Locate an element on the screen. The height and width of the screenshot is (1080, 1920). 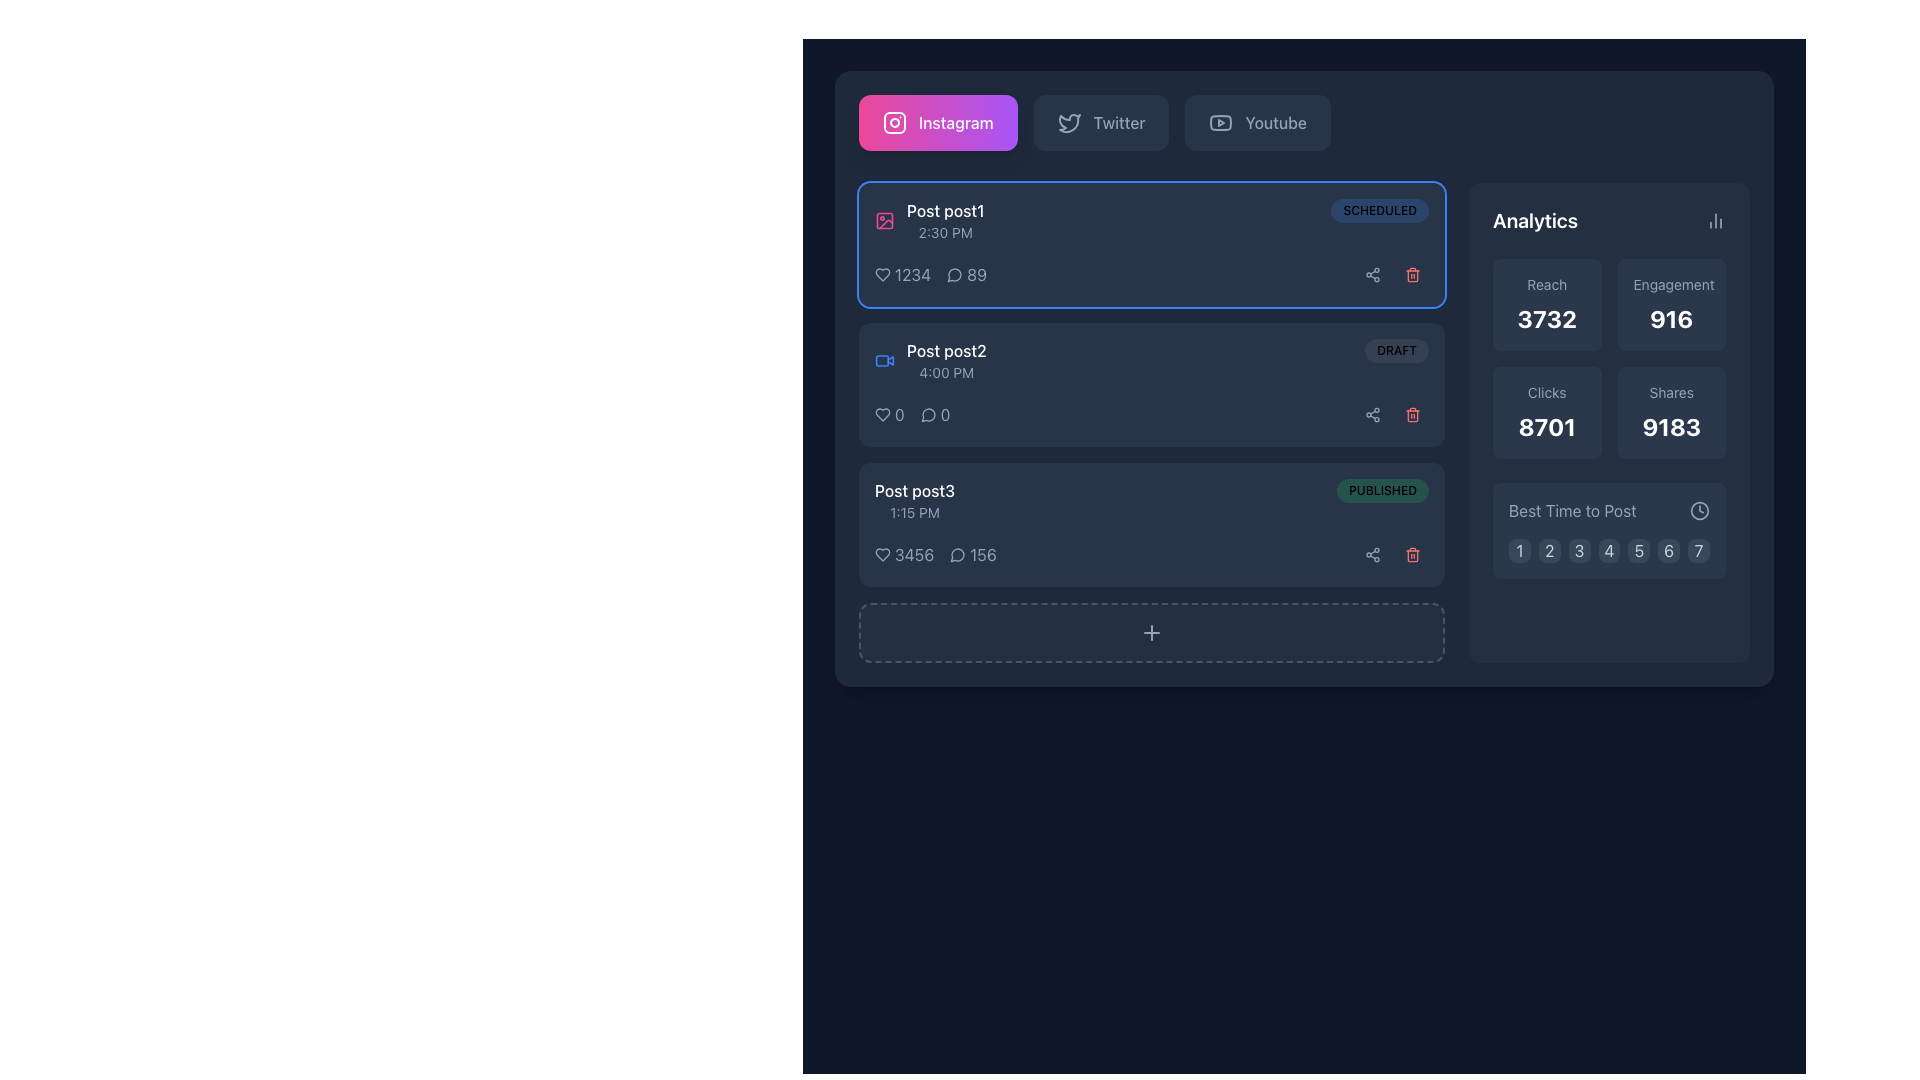
the delete button, which is part of a composite element containing share and delete buttons, located on the right side of the first post entry labeled 'Scheduled' is located at coordinates (1391, 274).